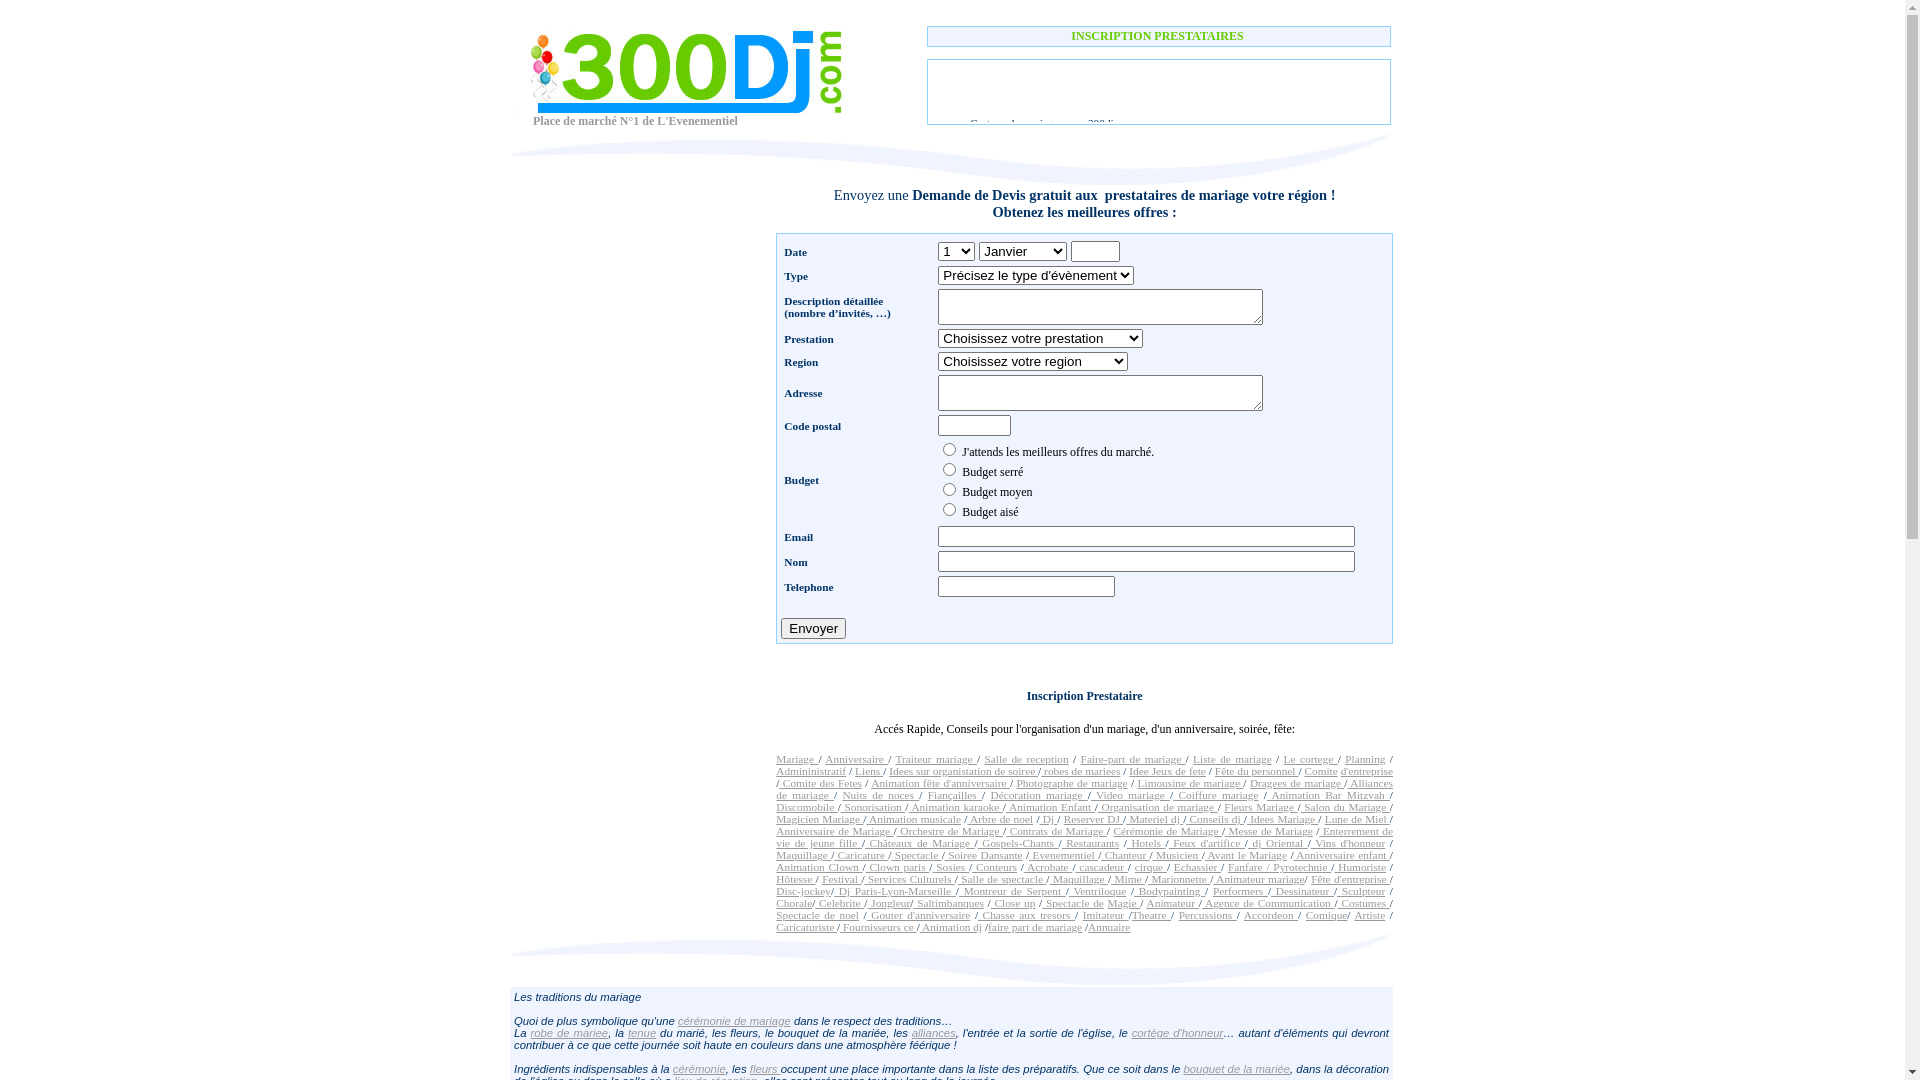  Describe the element at coordinates (865, 818) in the screenshot. I see `'Animation musicale'` at that location.